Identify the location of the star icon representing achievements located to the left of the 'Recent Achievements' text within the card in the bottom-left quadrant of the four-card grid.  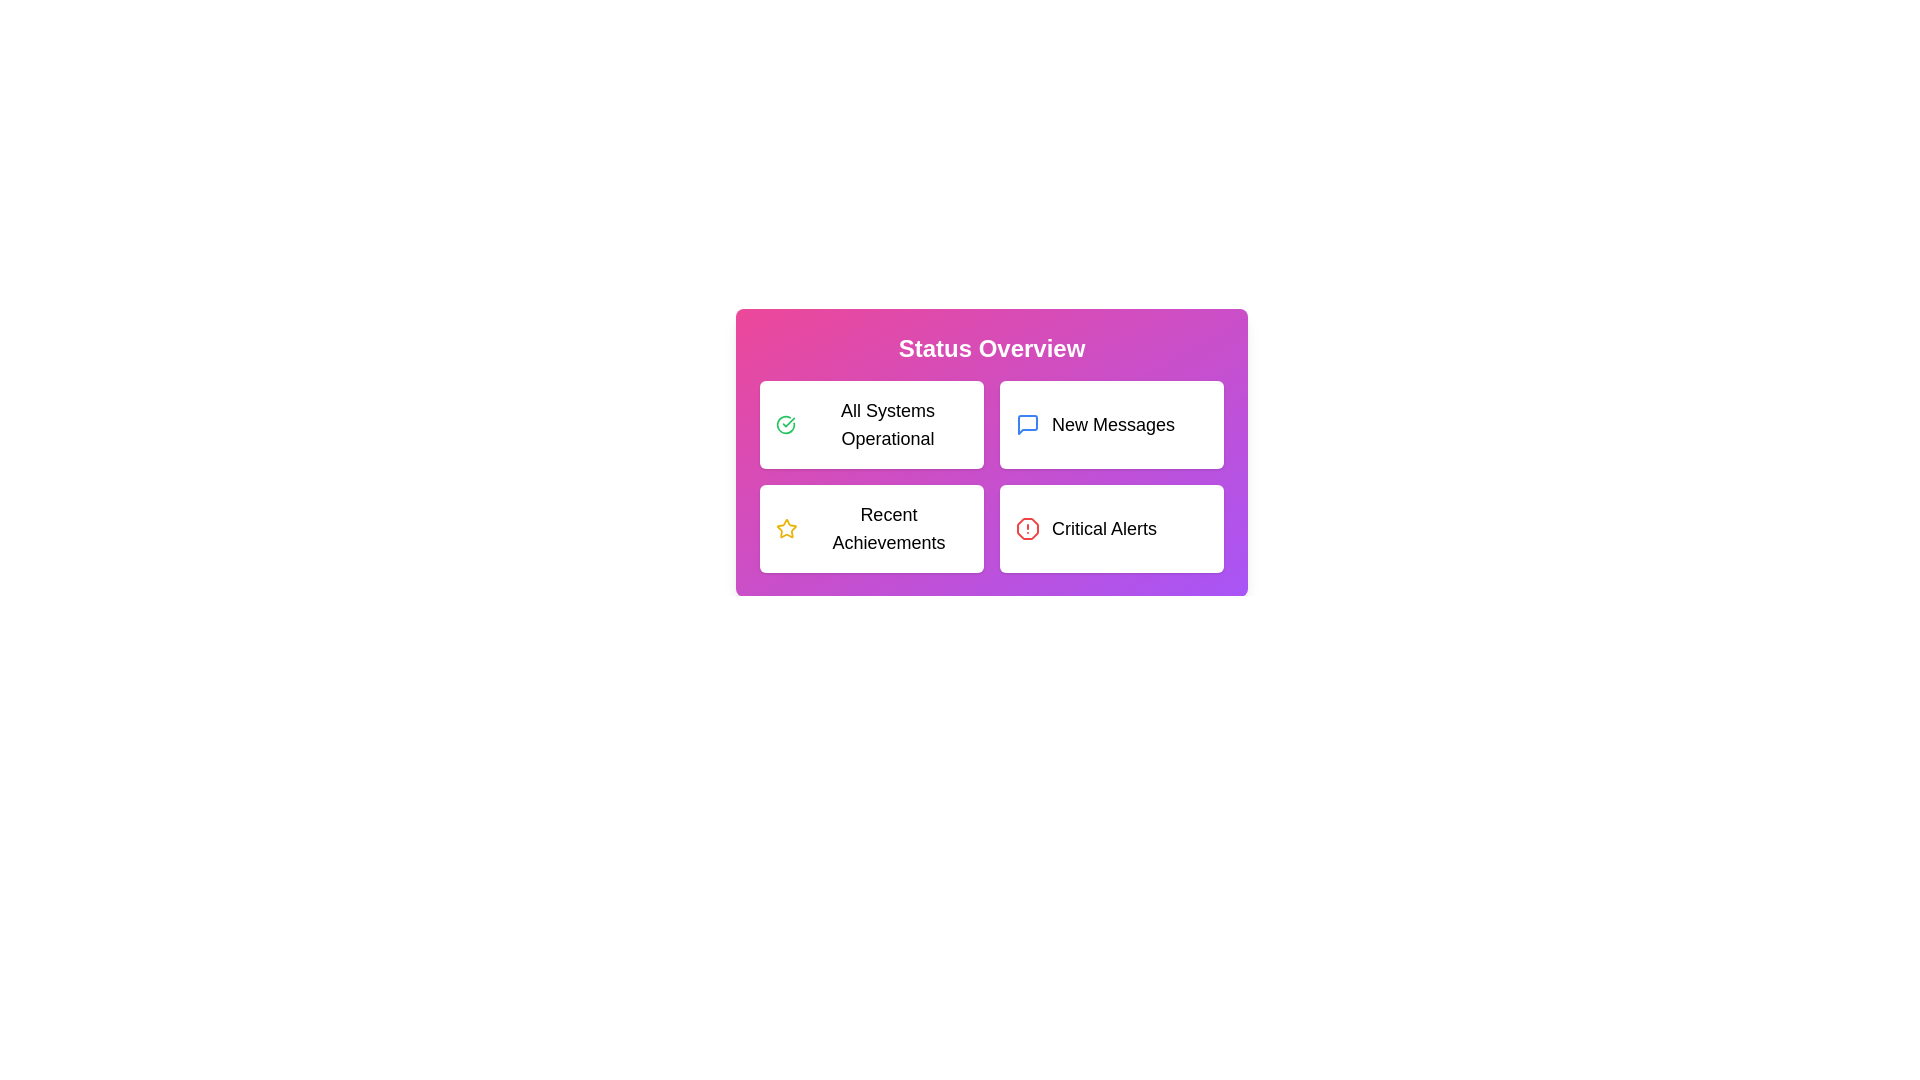
(785, 527).